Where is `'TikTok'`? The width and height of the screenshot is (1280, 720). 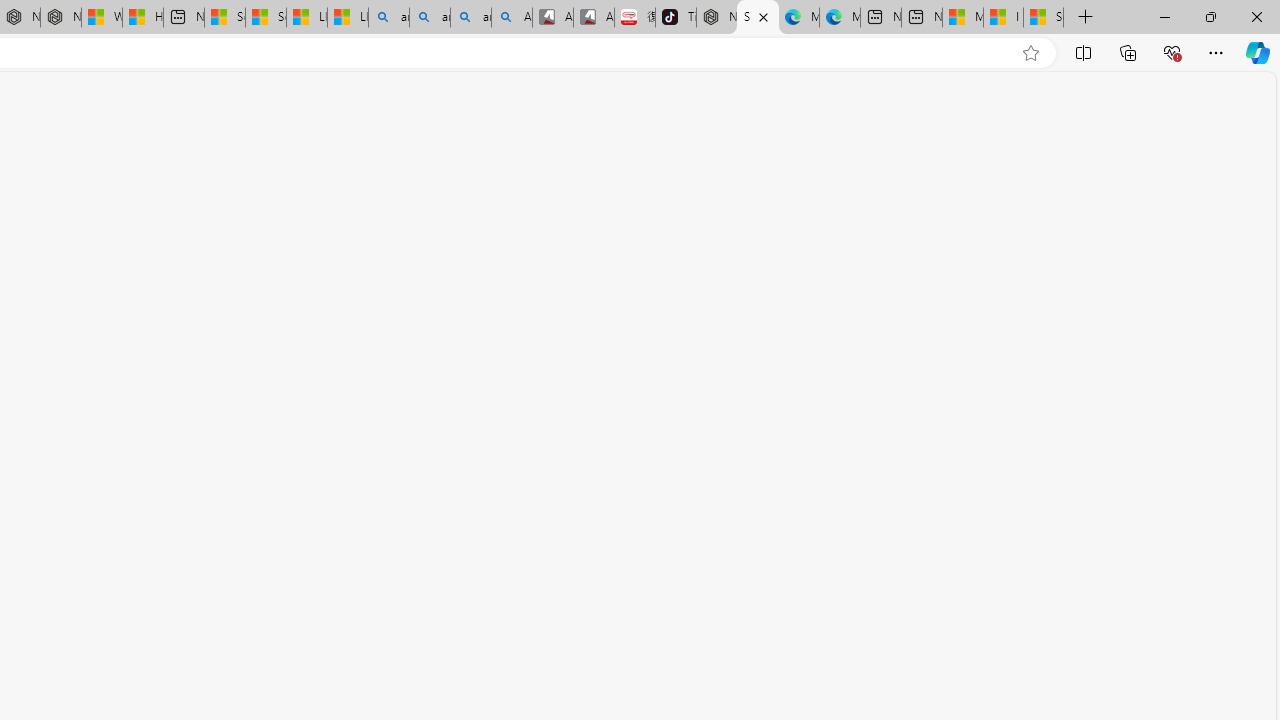
'TikTok' is located at coordinates (675, 17).